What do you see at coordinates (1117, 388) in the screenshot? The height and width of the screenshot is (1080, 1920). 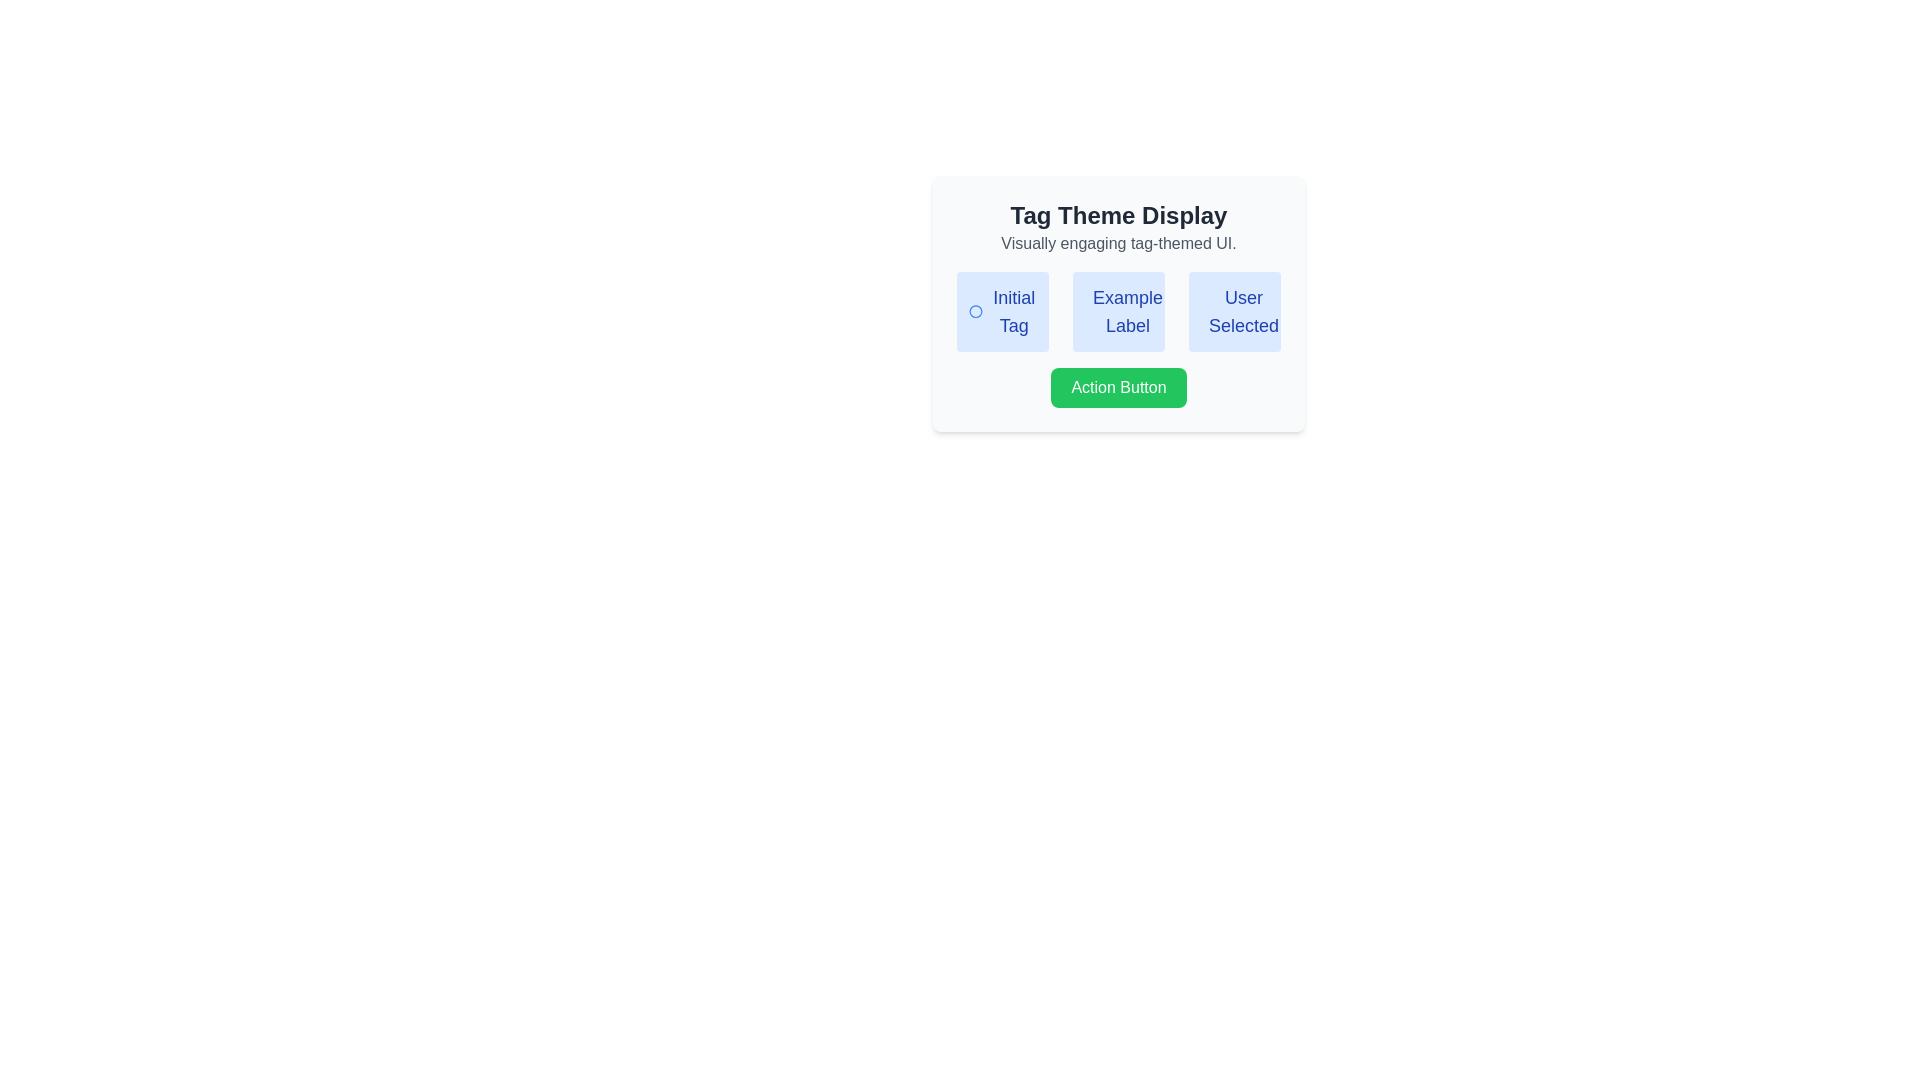 I see `the green 'Action Button' located below the group of three blue-tinted labeled sections` at bounding box center [1117, 388].